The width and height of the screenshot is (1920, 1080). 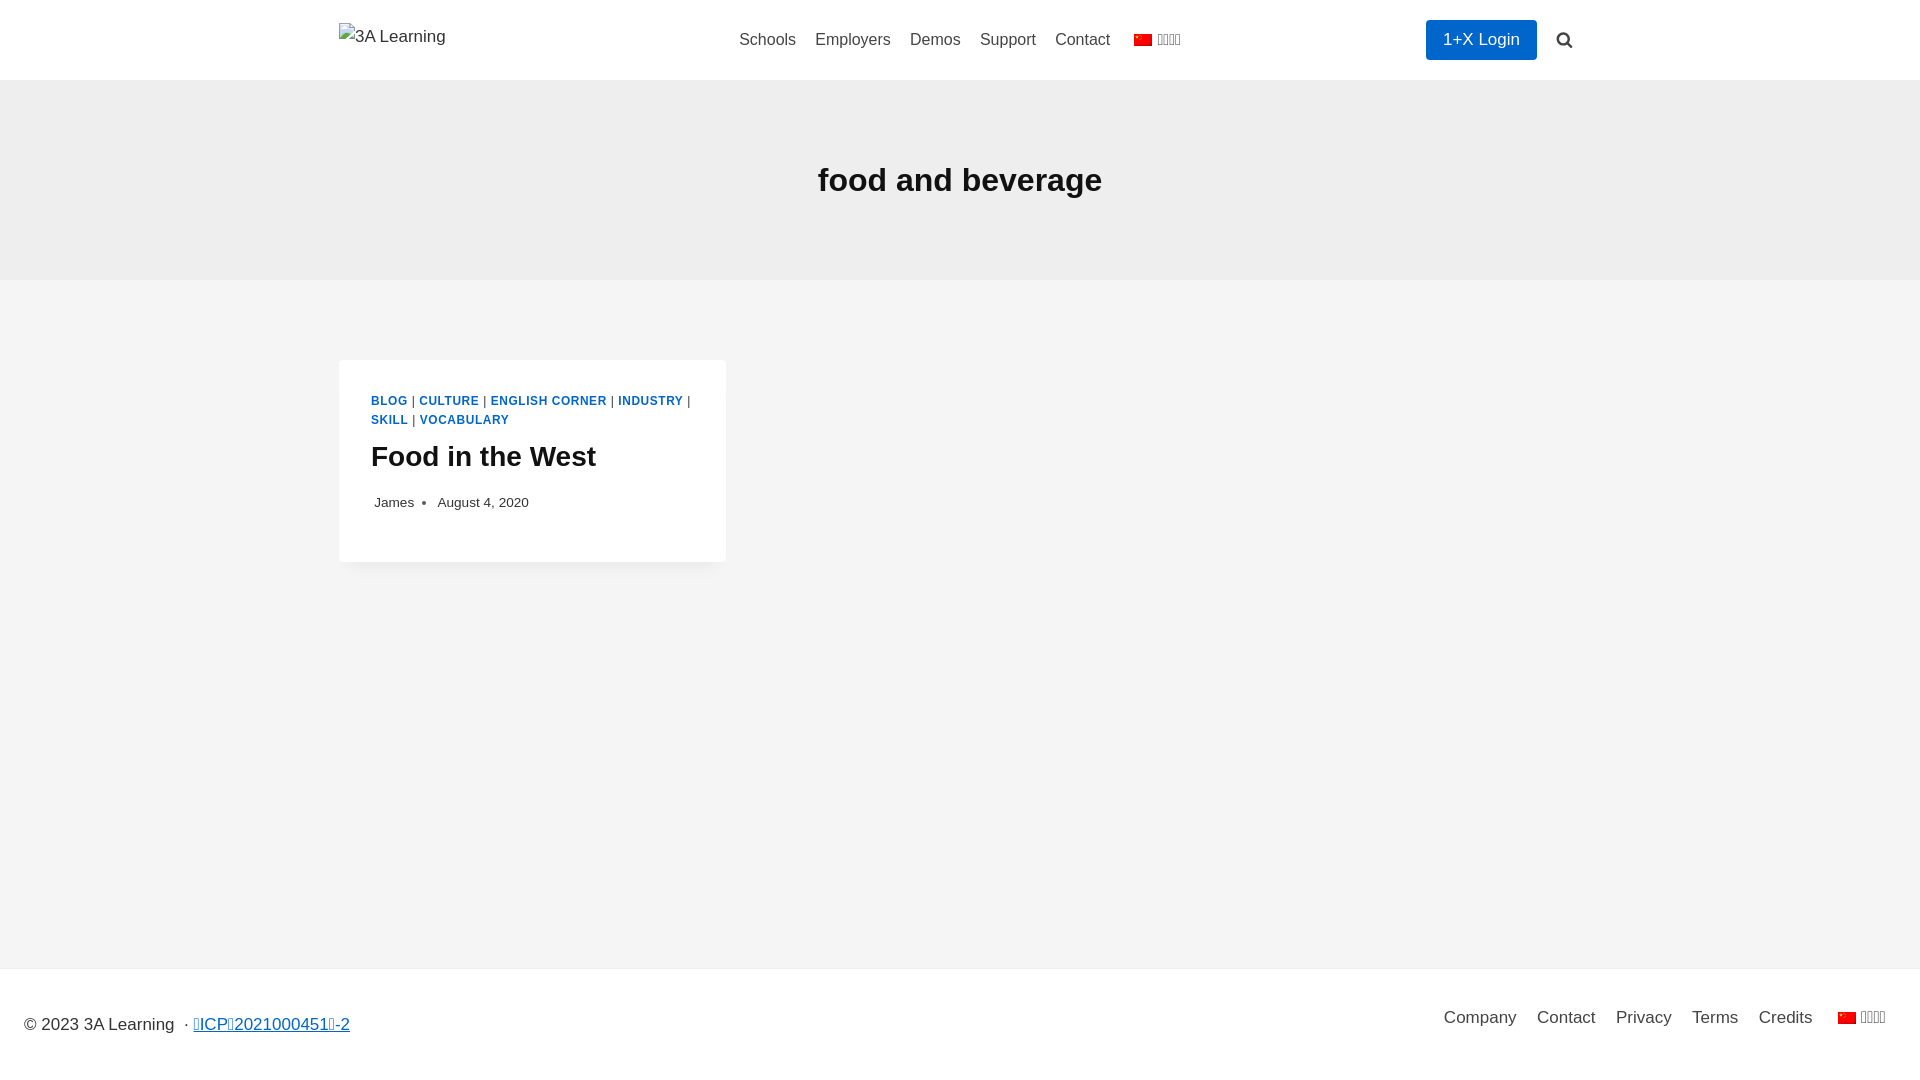 What do you see at coordinates (728, 40) in the screenshot?
I see `'Schools'` at bounding box center [728, 40].